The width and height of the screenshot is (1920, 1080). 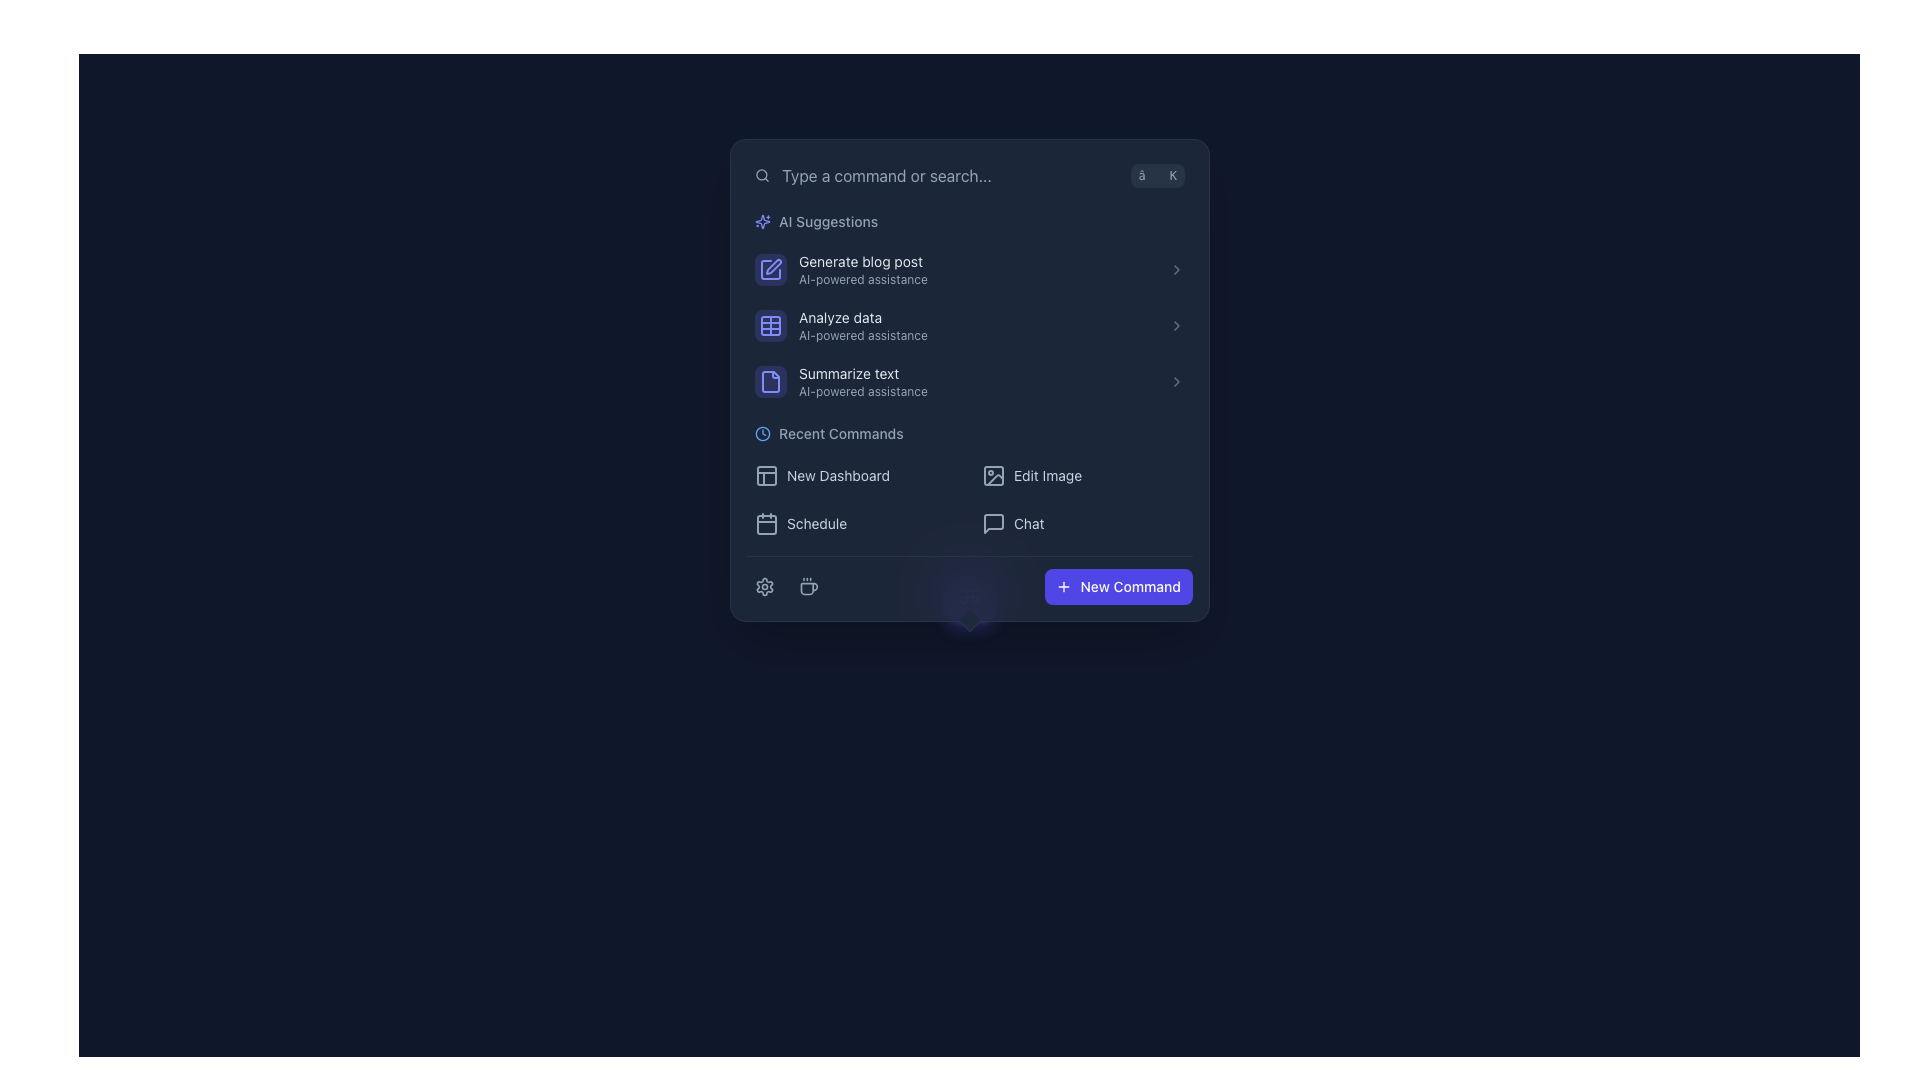 I want to click on the lens component of the search icon, which represents the search functionality and is located in the top-left corner of the panel interface adjacent to the search bar, so click(x=760, y=174).